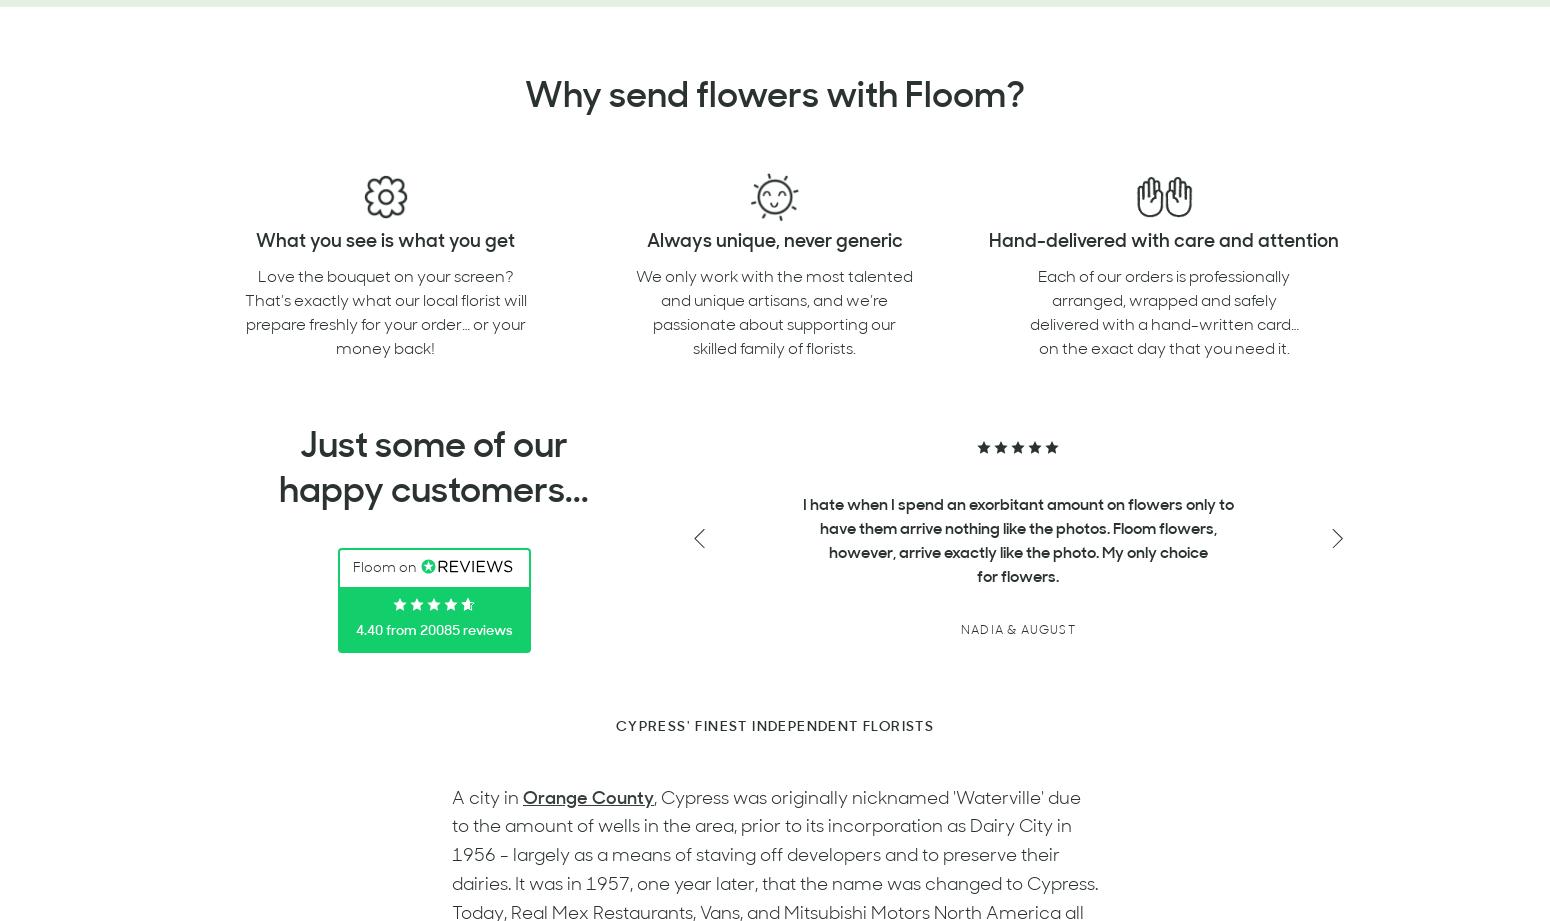 This screenshot has height=921, width=1550. Describe the element at coordinates (1017, 630) in the screenshot. I see `'Nadia & August'` at that location.